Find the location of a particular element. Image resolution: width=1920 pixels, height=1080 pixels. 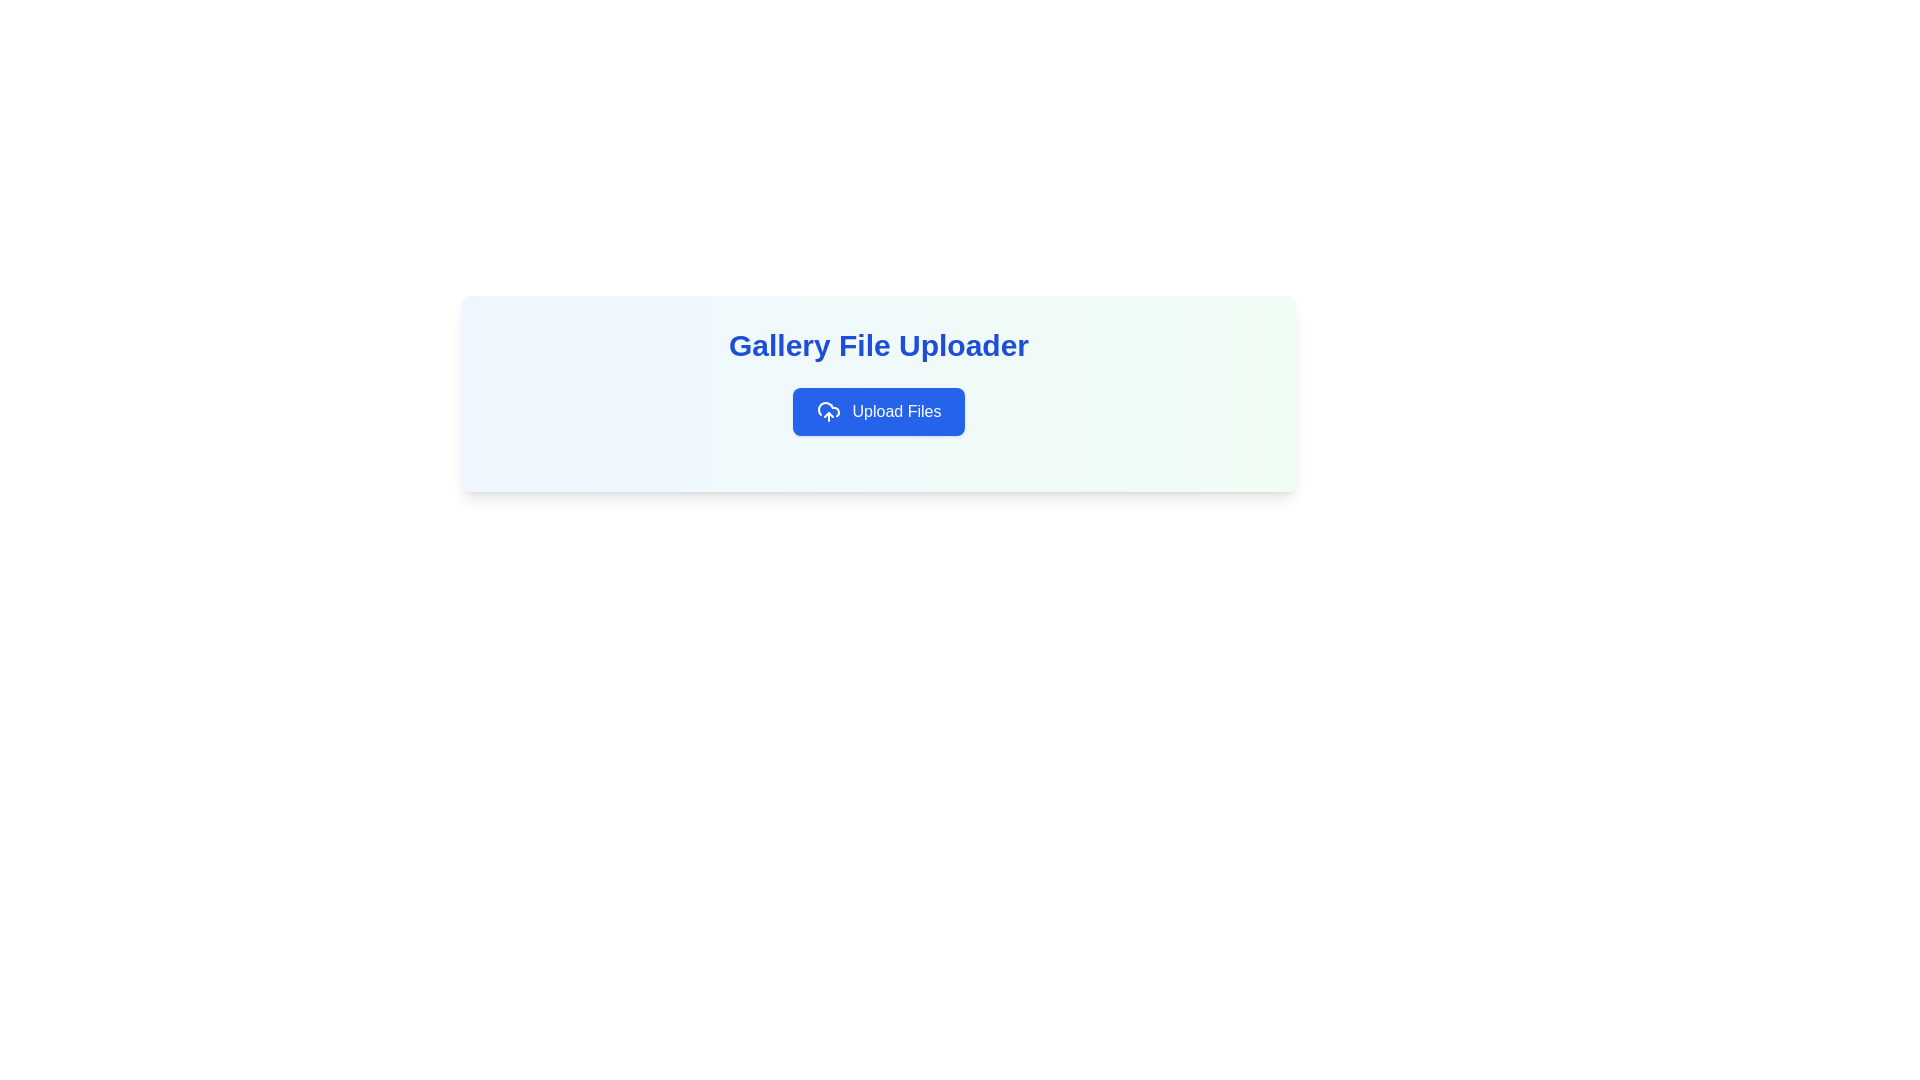

the 'Upload Files' button in the file uploader interface to observe the hover effects is located at coordinates (878, 393).